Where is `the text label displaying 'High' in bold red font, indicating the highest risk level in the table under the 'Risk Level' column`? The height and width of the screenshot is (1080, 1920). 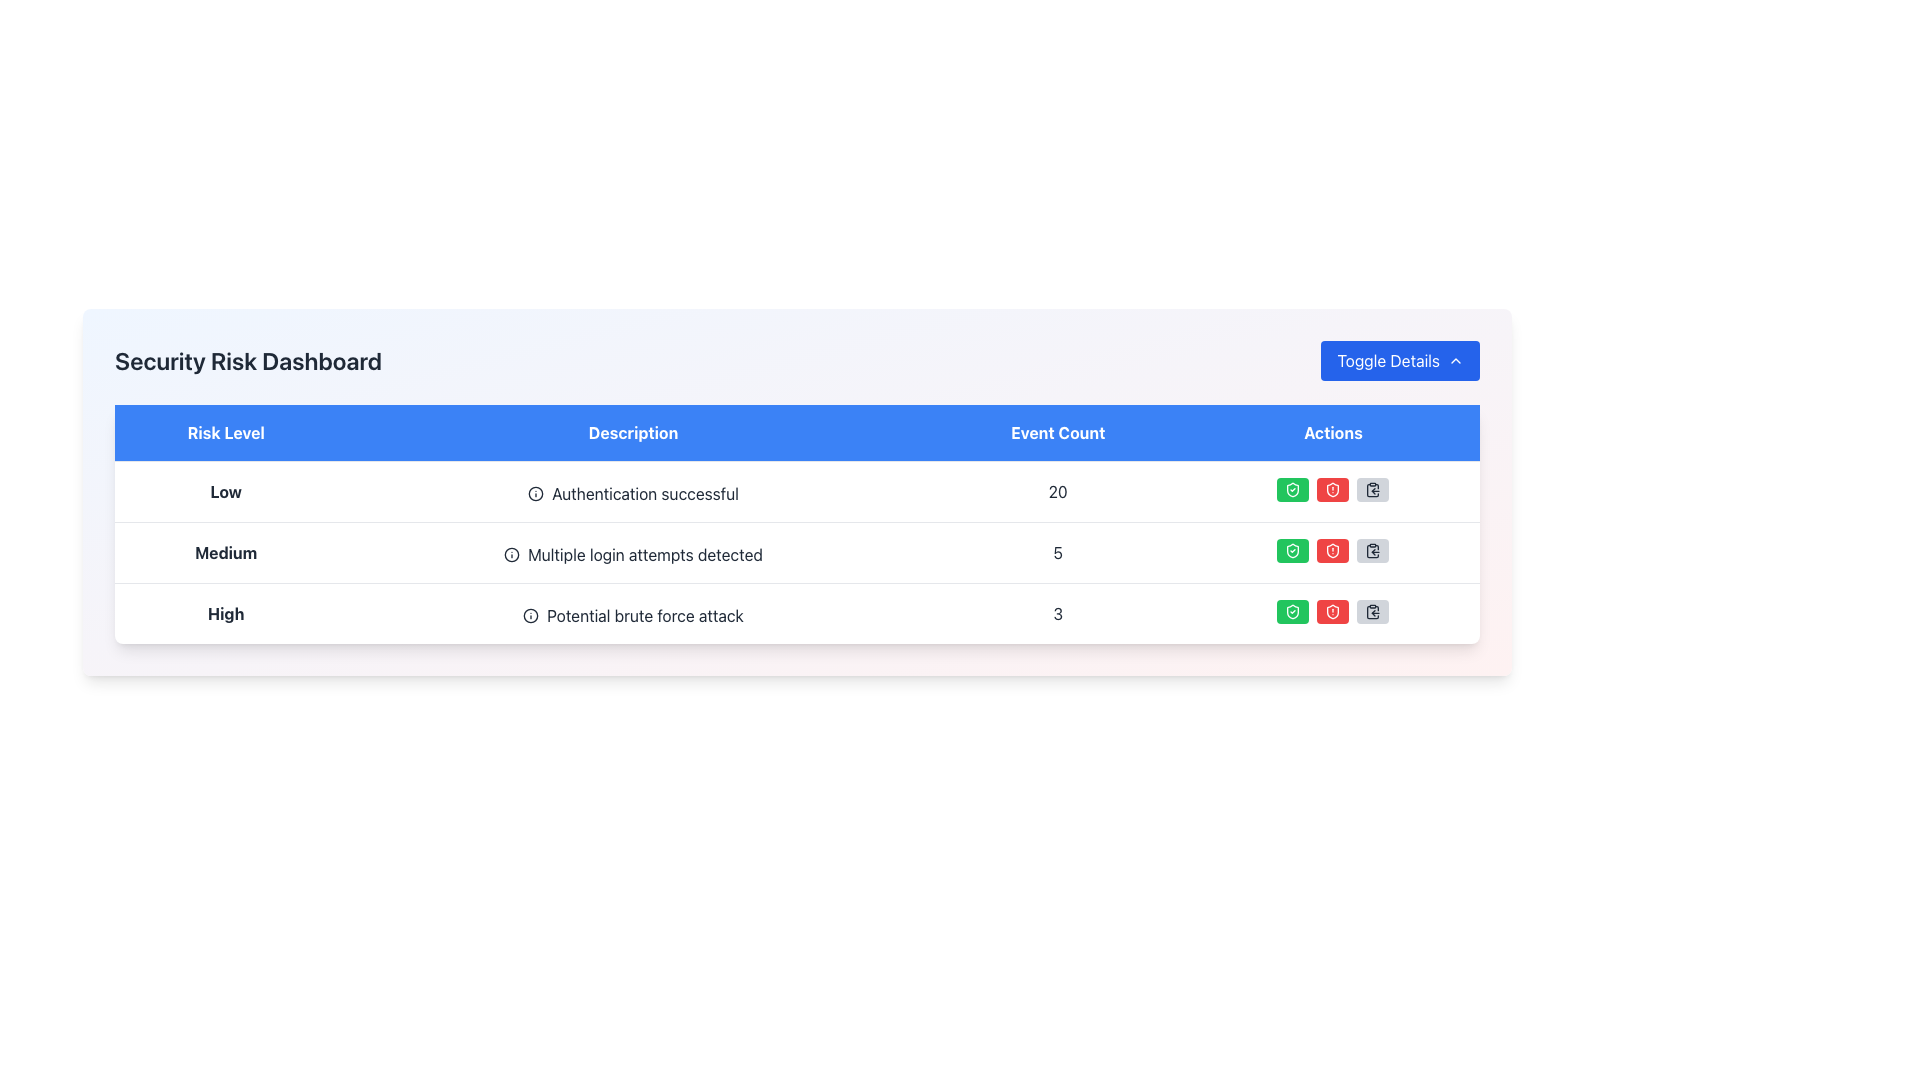
the text label displaying 'High' in bold red font, indicating the highest risk level in the table under the 'Risk Level' column is located at coordinates (226, 612).